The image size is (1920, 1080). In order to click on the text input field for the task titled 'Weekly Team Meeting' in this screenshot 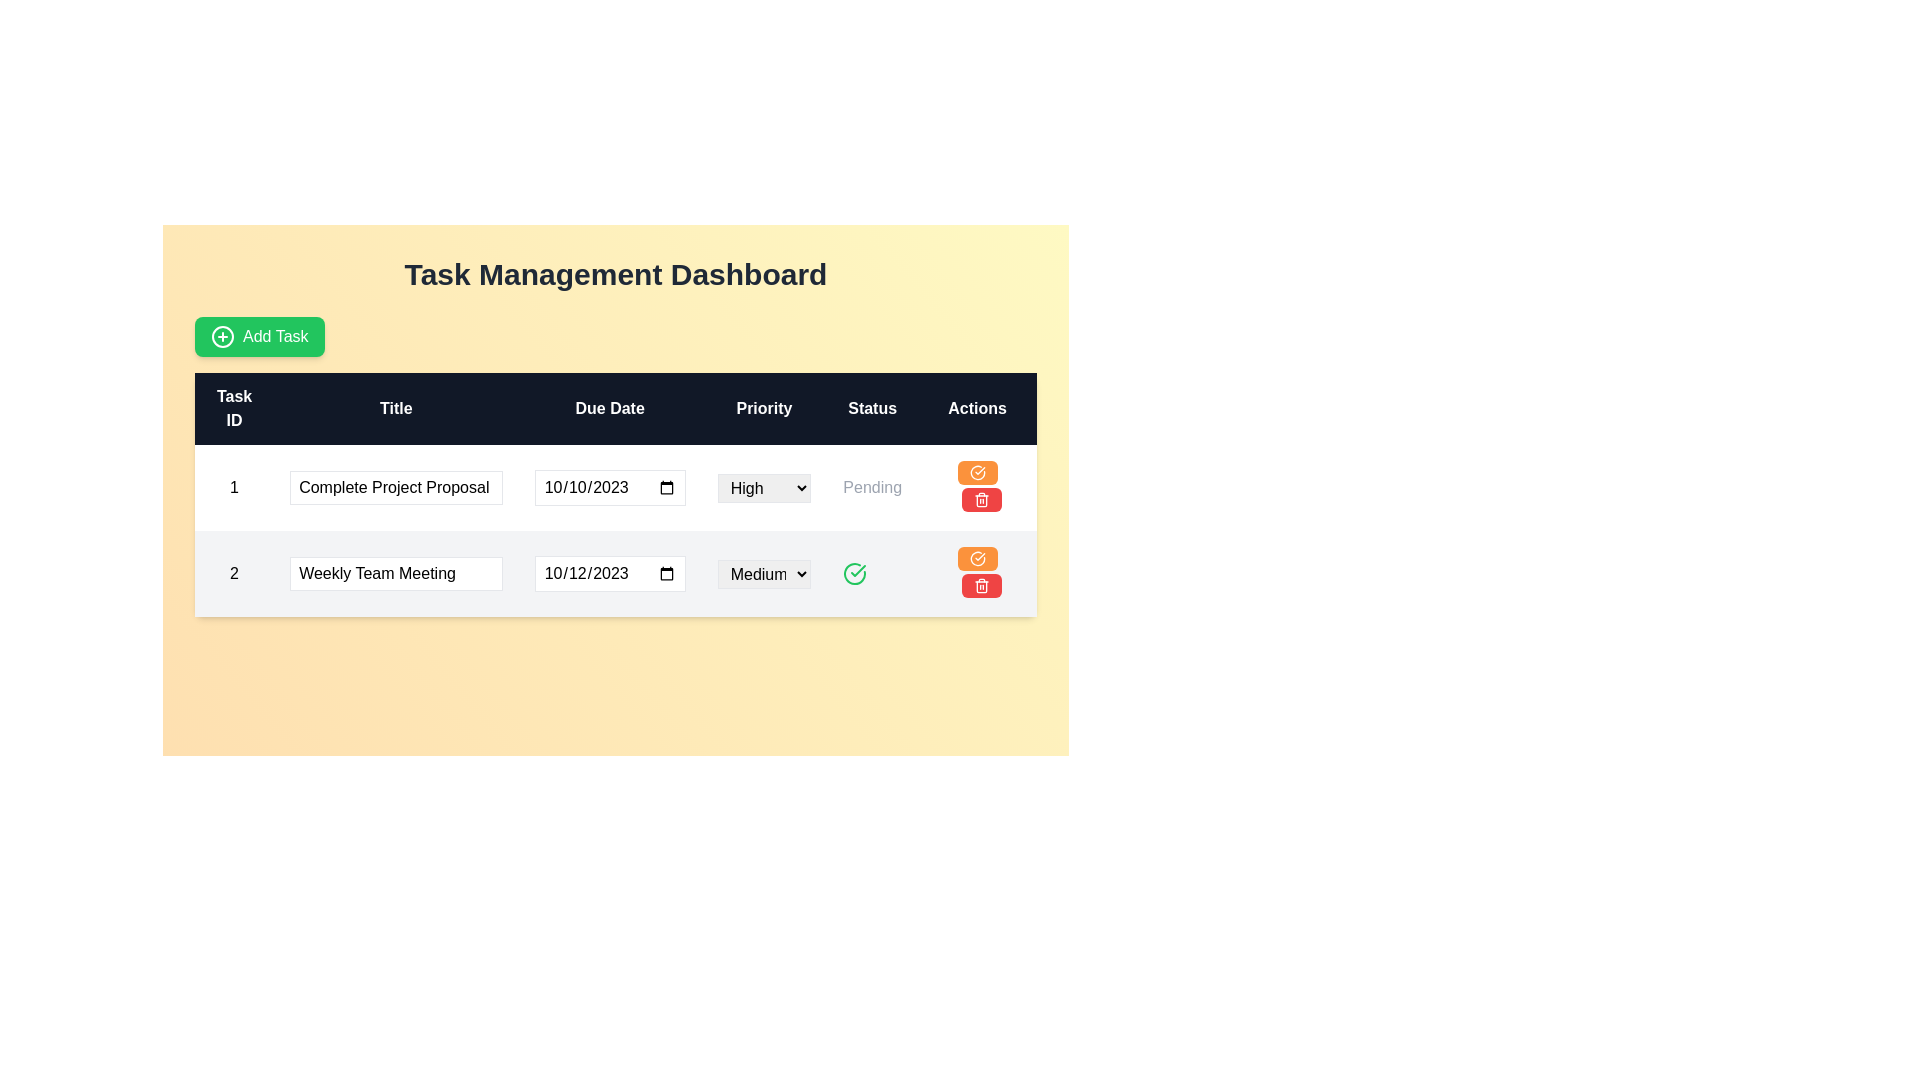, I will do `click(396, 574)`.